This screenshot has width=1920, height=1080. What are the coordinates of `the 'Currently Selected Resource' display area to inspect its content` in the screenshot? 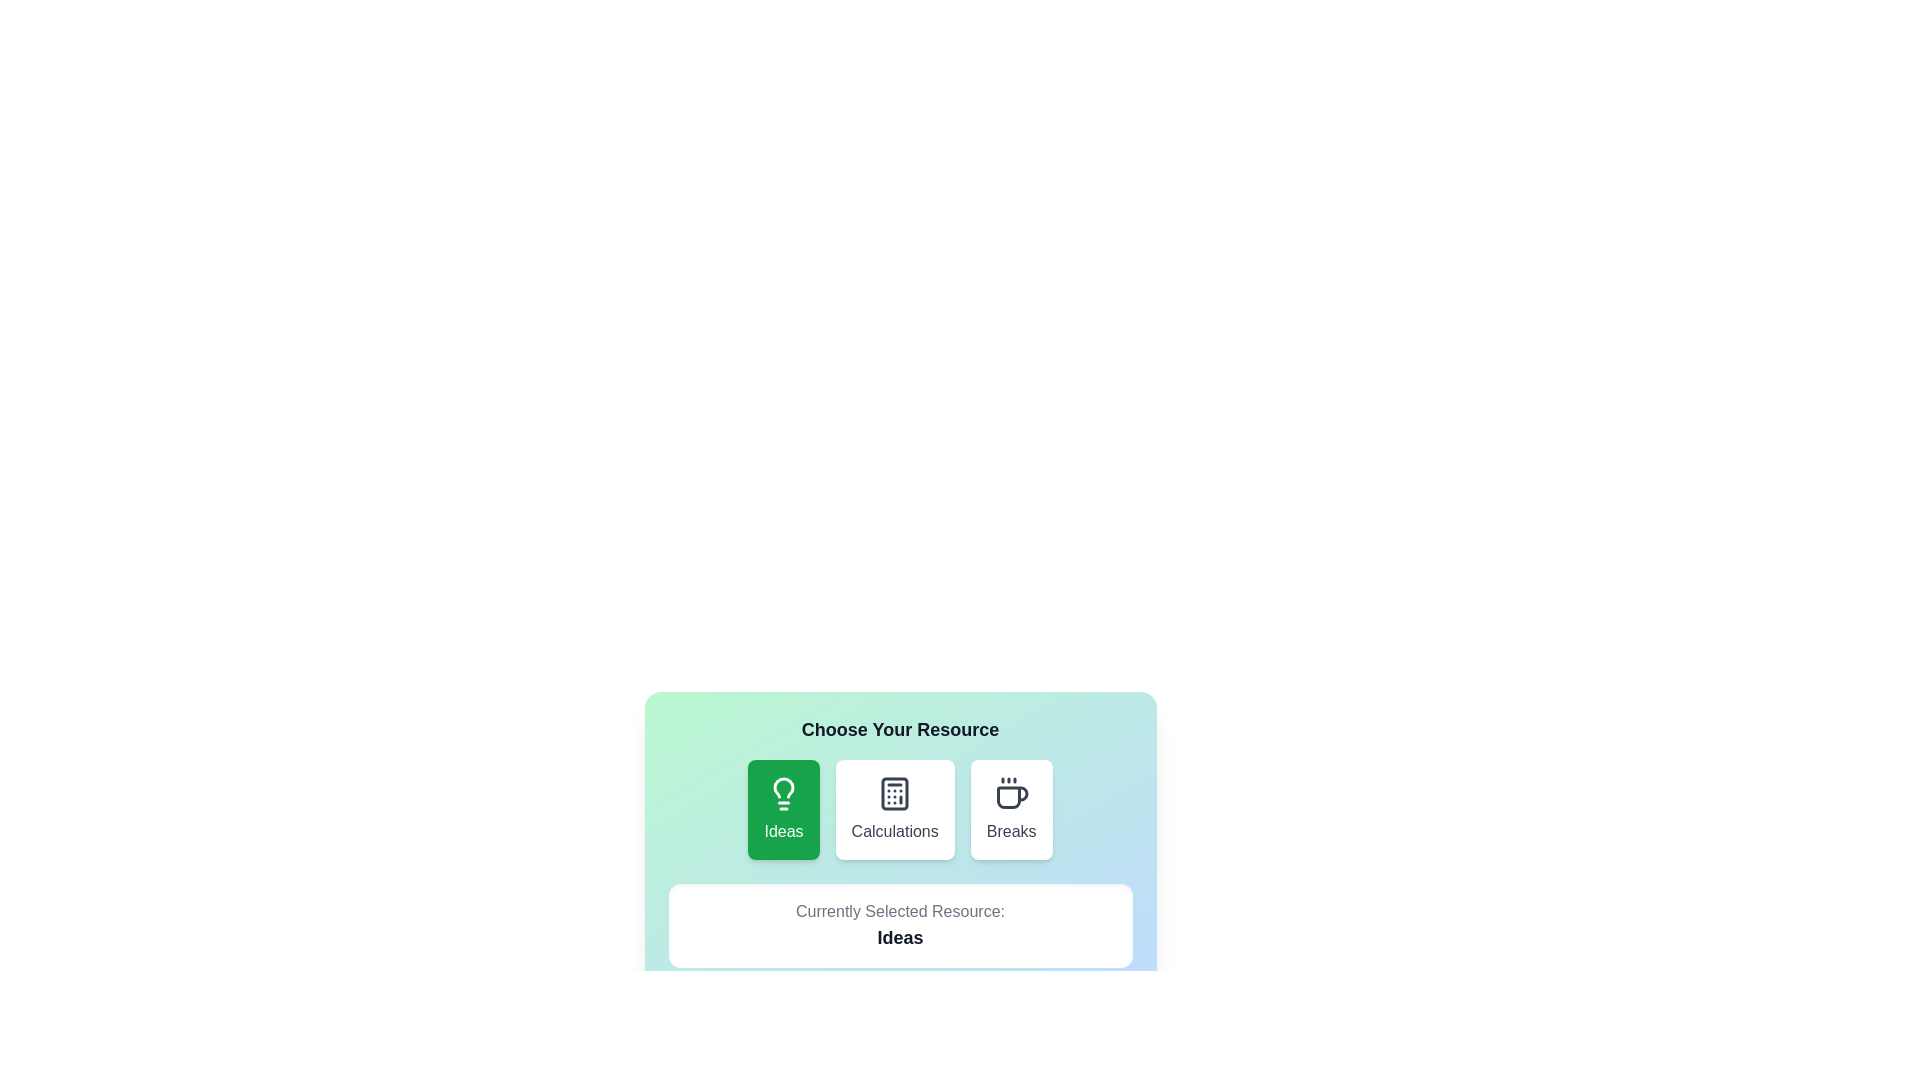 It's located at (899, 925).